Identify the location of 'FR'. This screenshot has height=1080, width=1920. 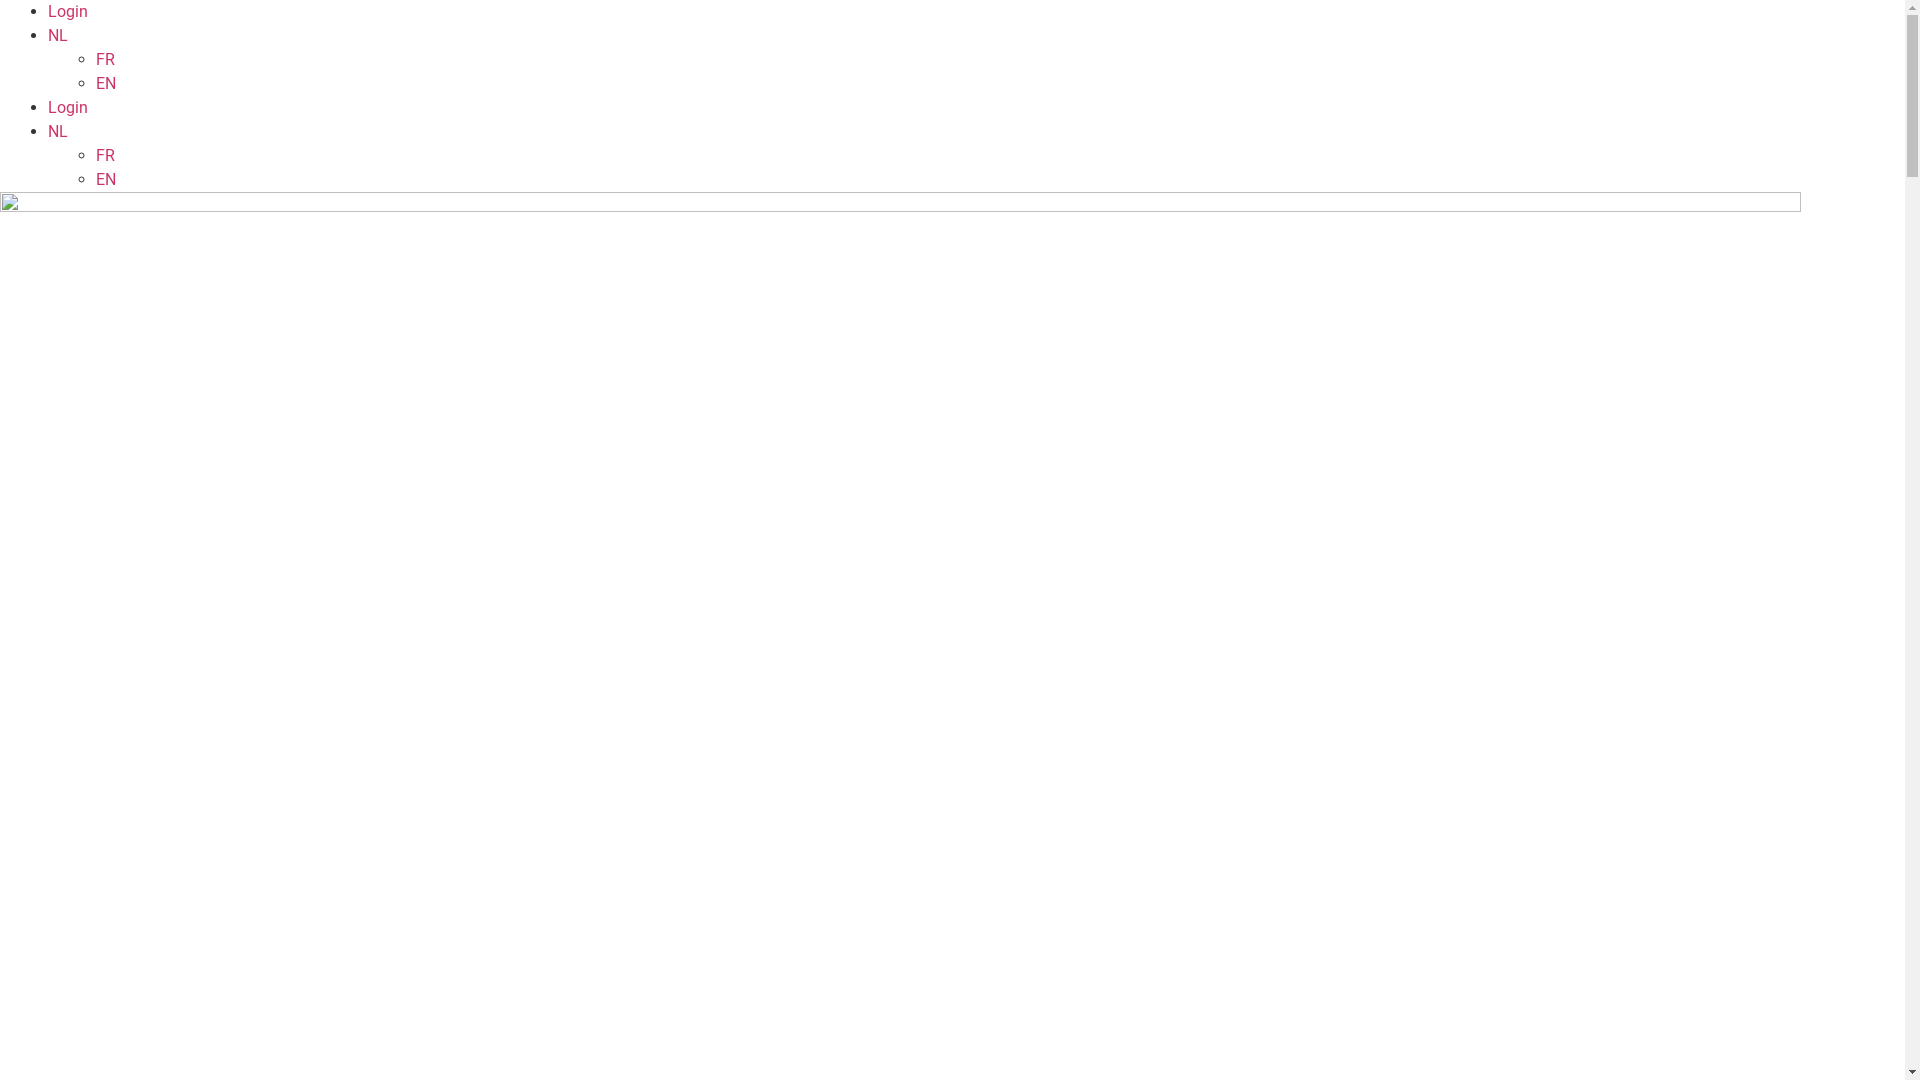
(104, 154).